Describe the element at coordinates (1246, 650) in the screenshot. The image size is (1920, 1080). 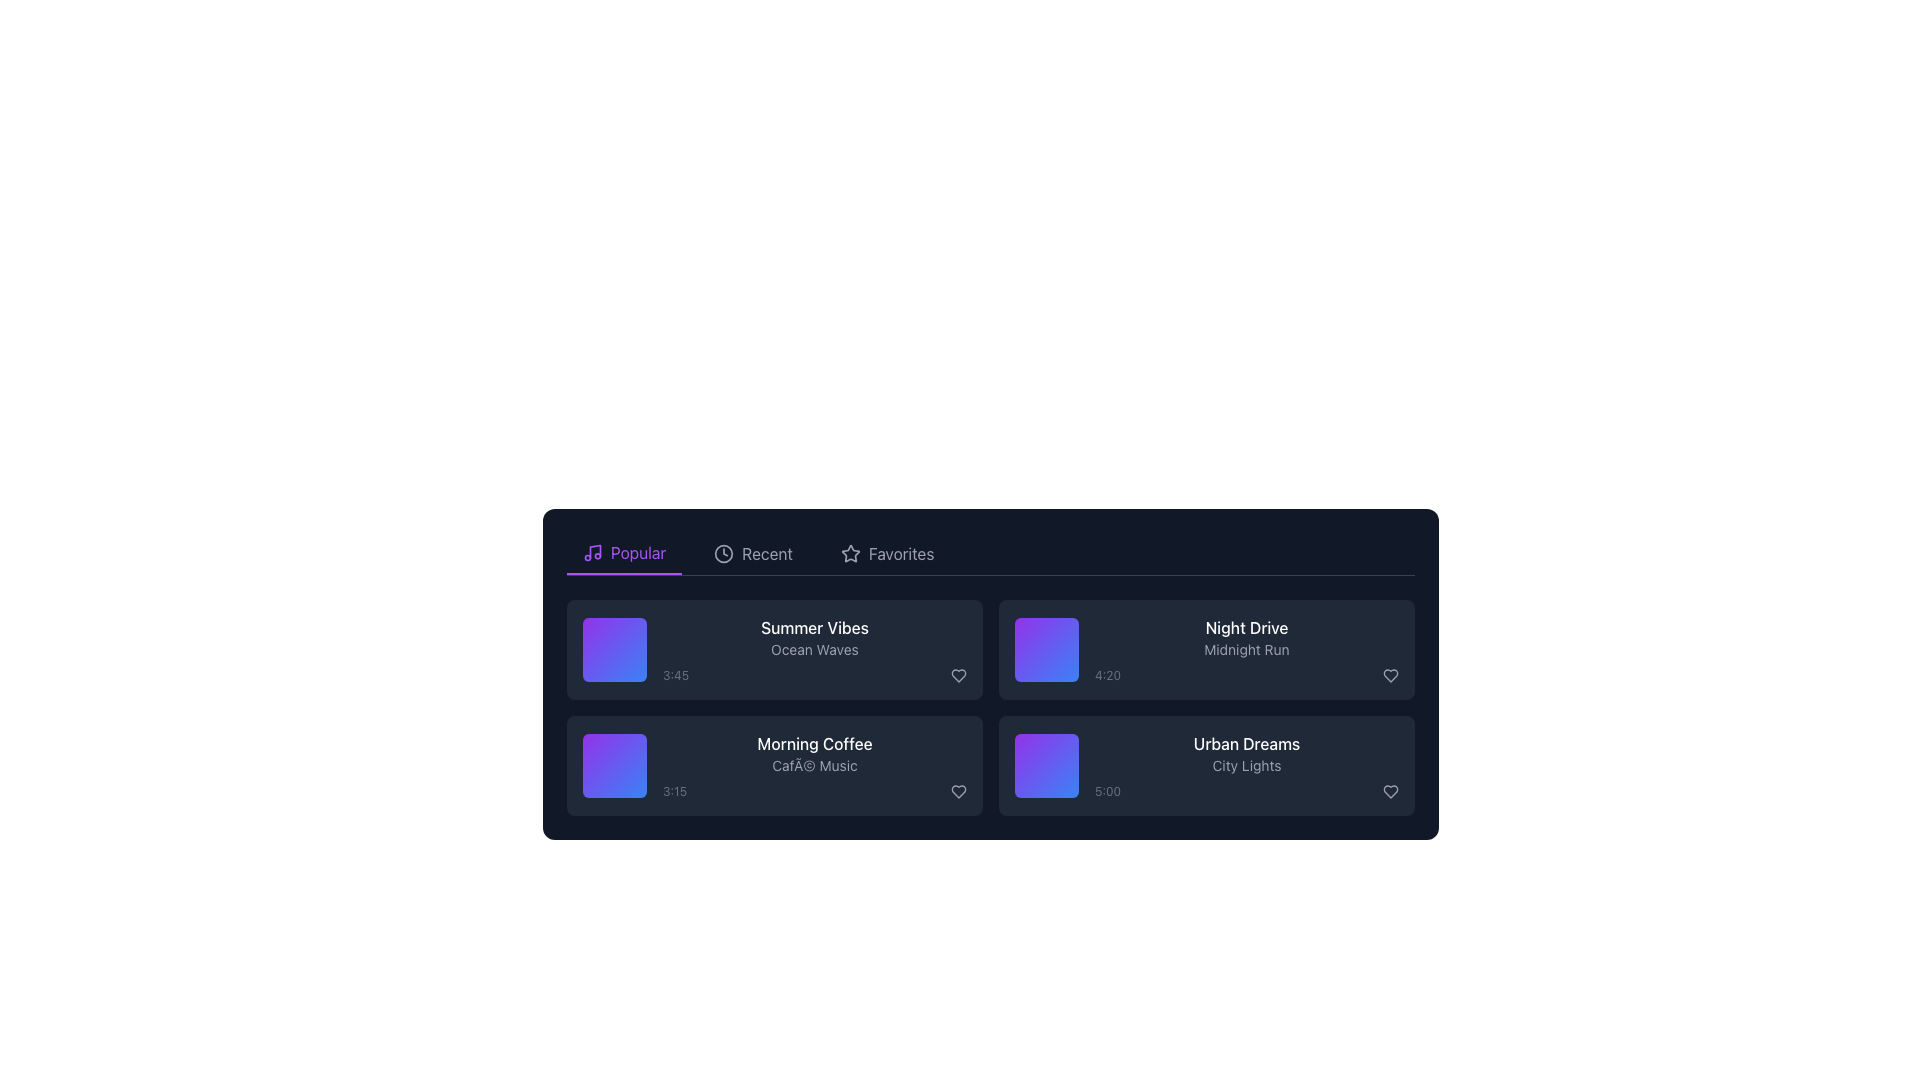
I see `the text content display element showcasing the song 'Night Drive' by 'Midnight Run'` at that location.